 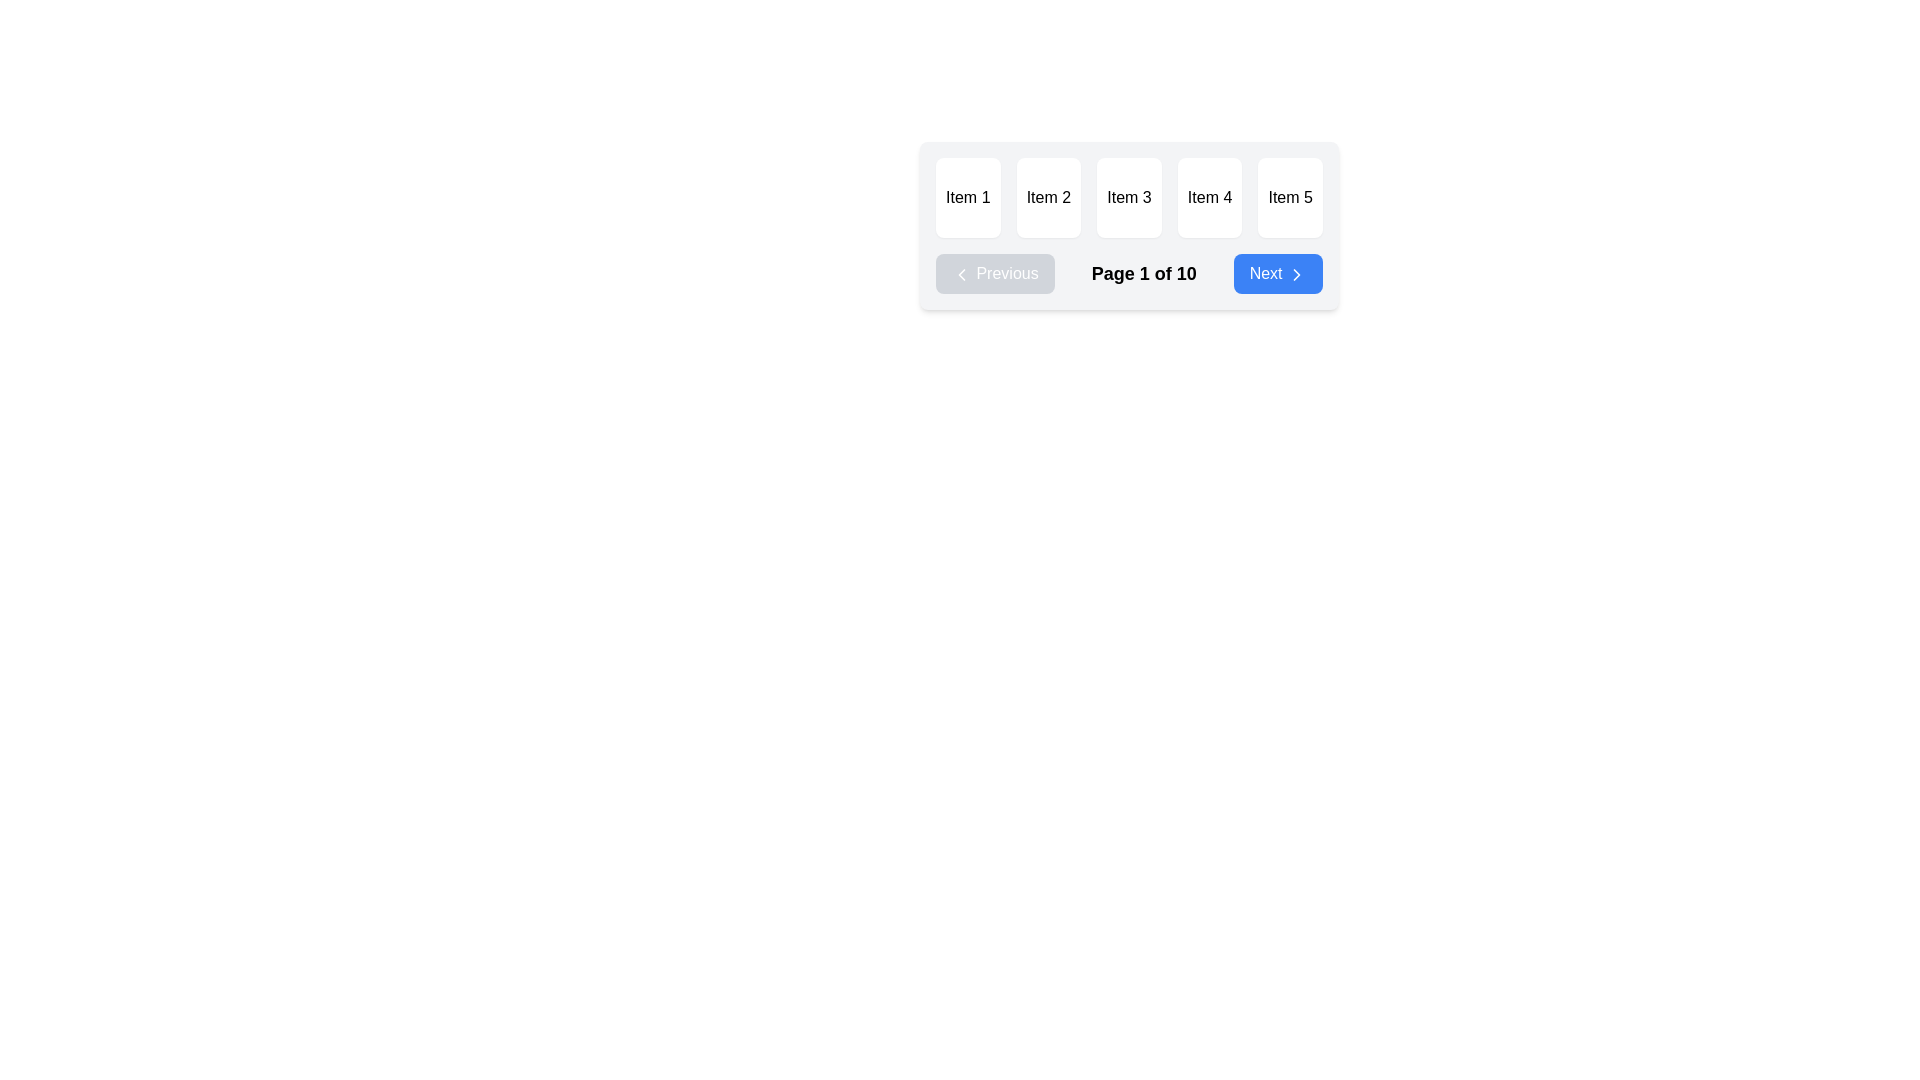 I want to click on the blue rounded button labeled 'Next' with a right arrow icon, so click(x=1276, y=273).